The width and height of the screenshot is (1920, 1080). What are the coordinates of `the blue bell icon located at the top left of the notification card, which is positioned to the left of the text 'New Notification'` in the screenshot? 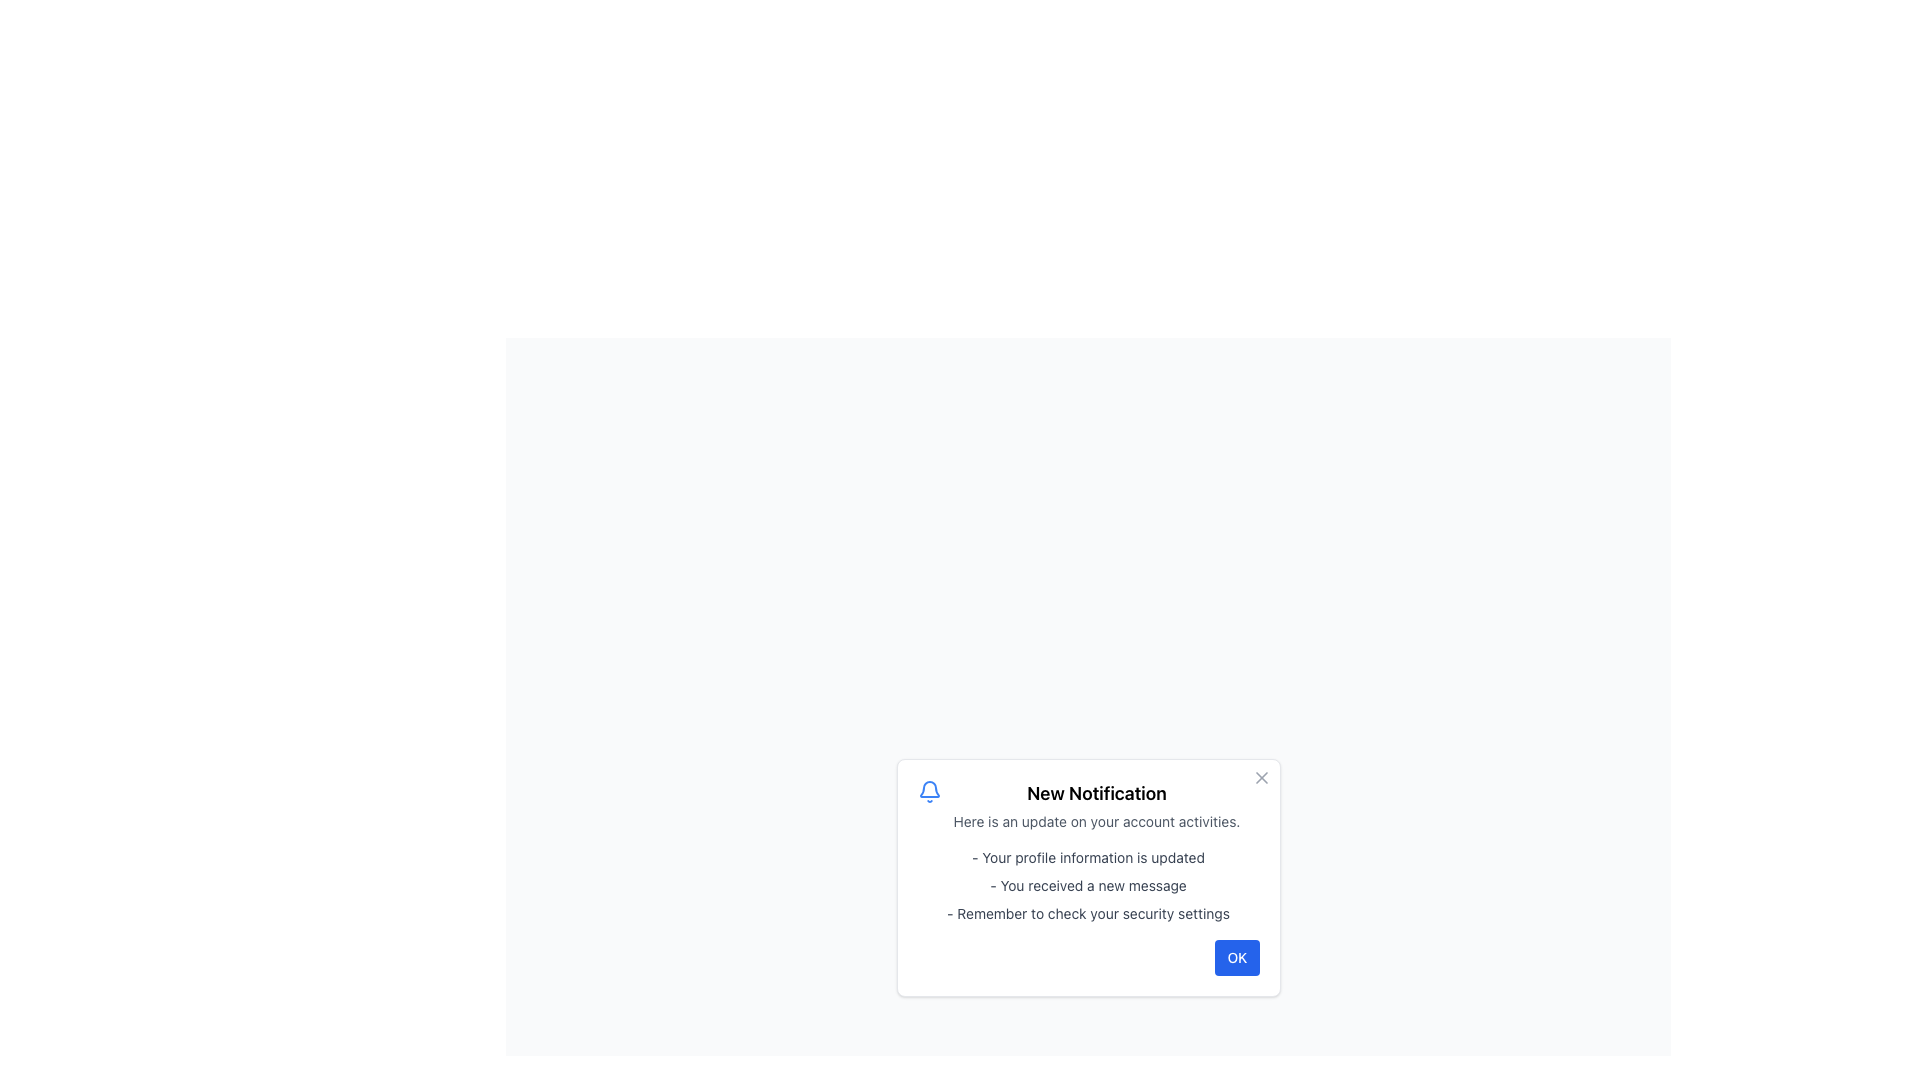 It's located at (928, 790).